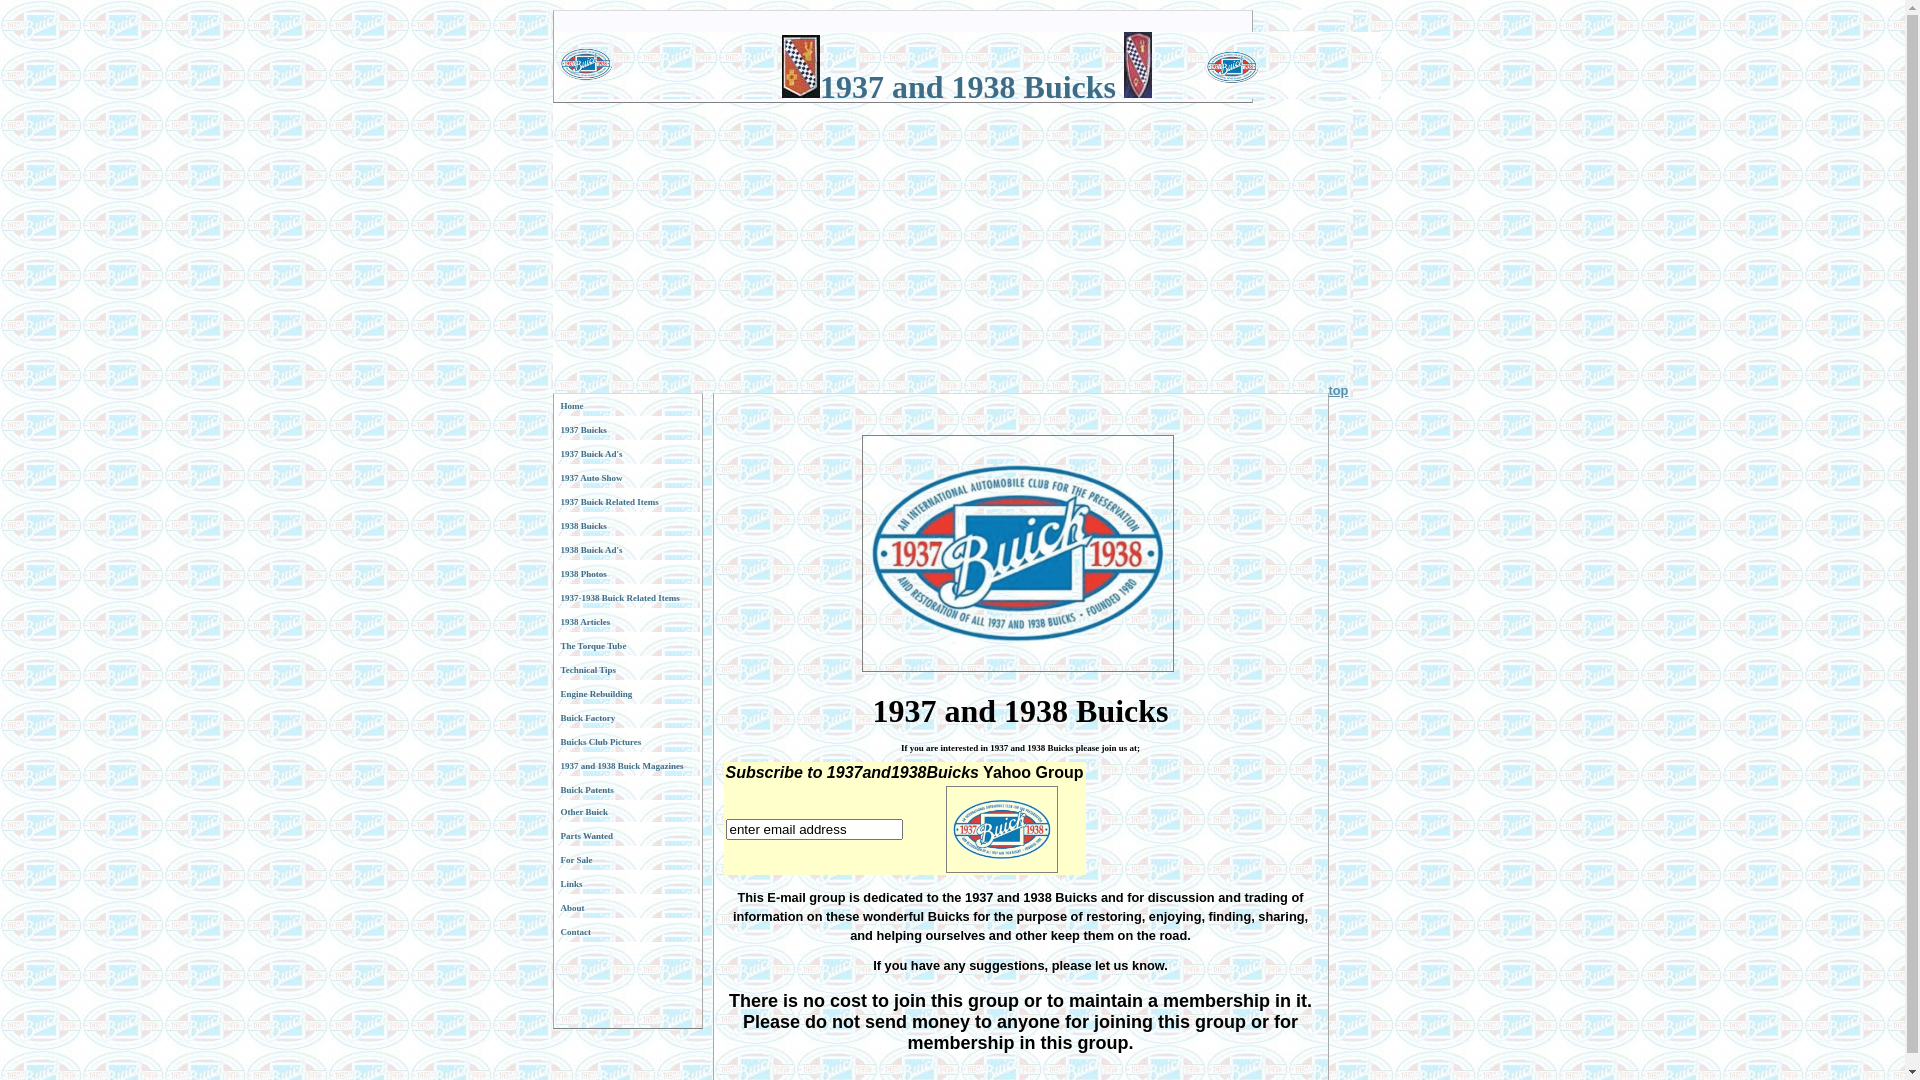 This screenshot has height=1080, width=1920. Describe the element at coordinates (626, 645) in the screenshot. I see `'The Torque Tube'` at that location.